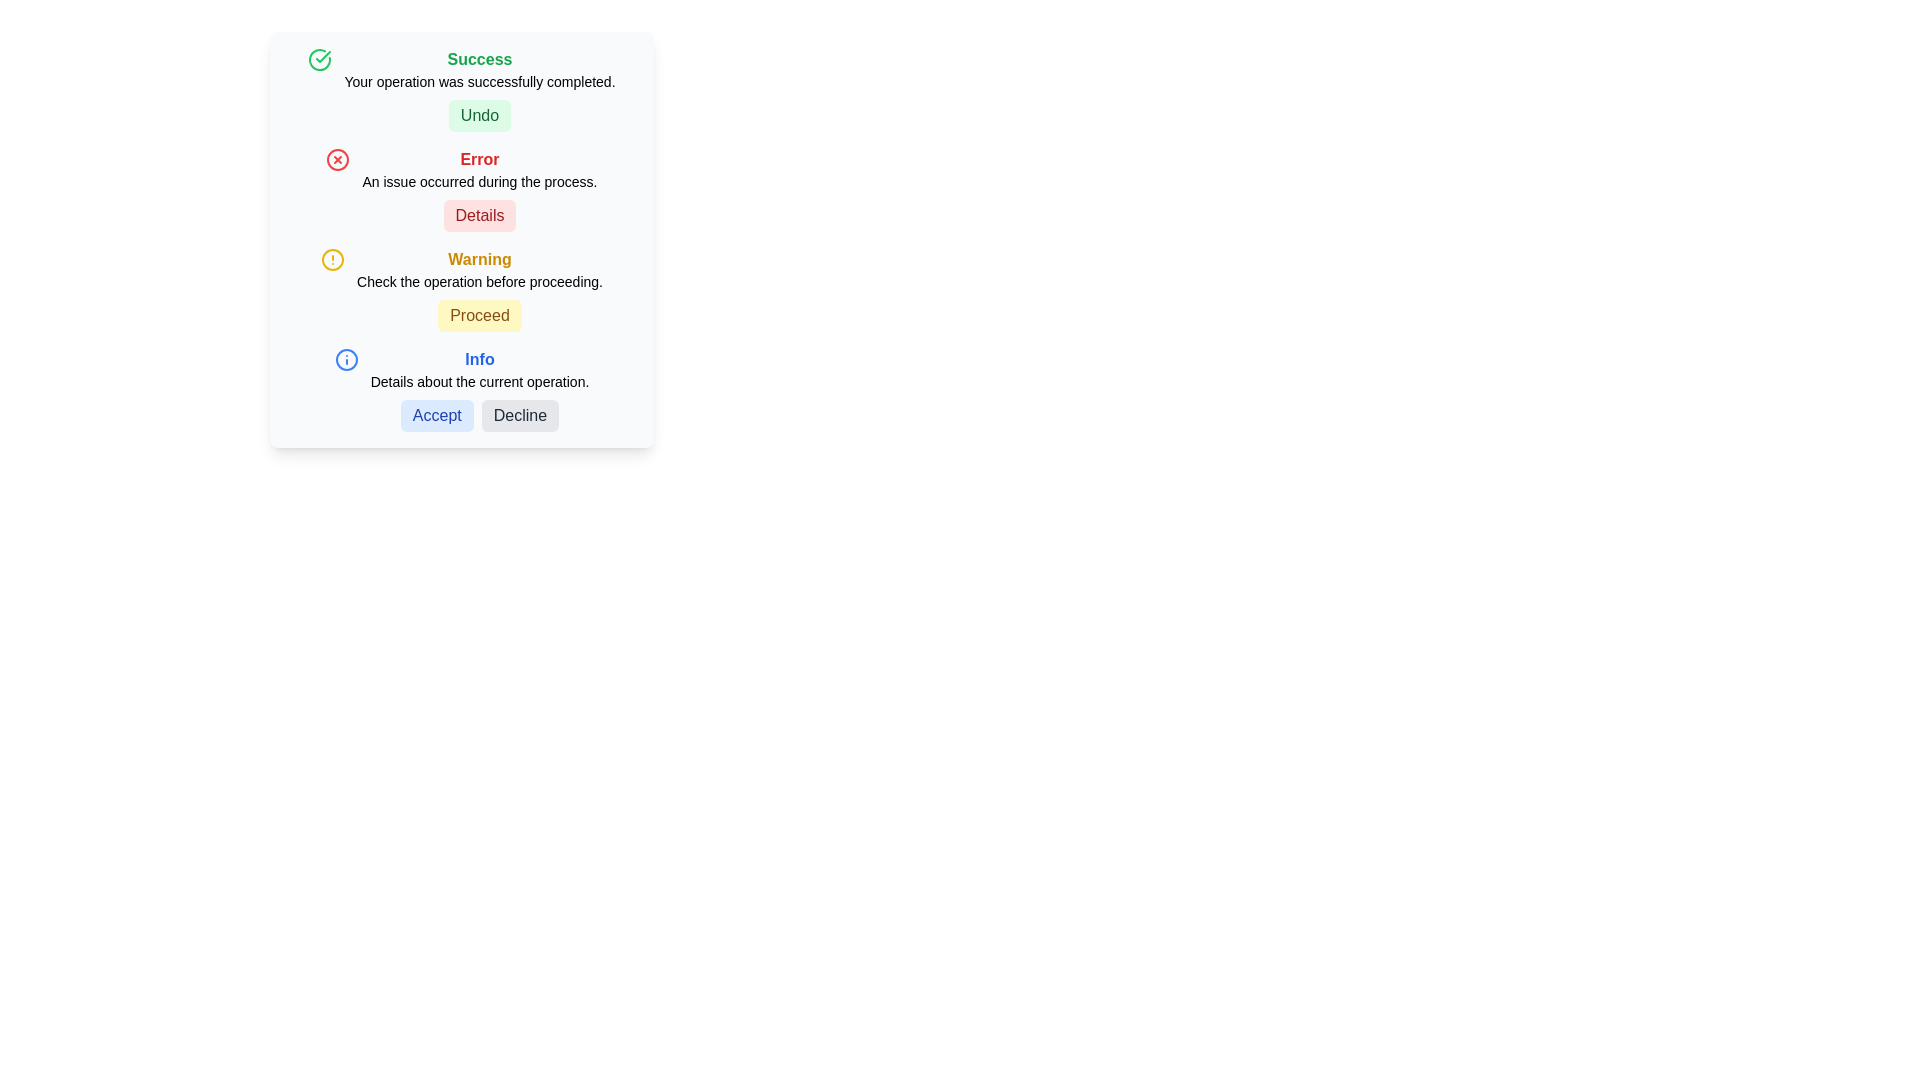 Image resolution: width=1920 pixels, height=1080 pixels. What do you see at coordinates (480, 216) in the screenshot?
I see `the button located directly below the error message 'Error: An issue occurred during the process.'` at bounding box center [480, 216].